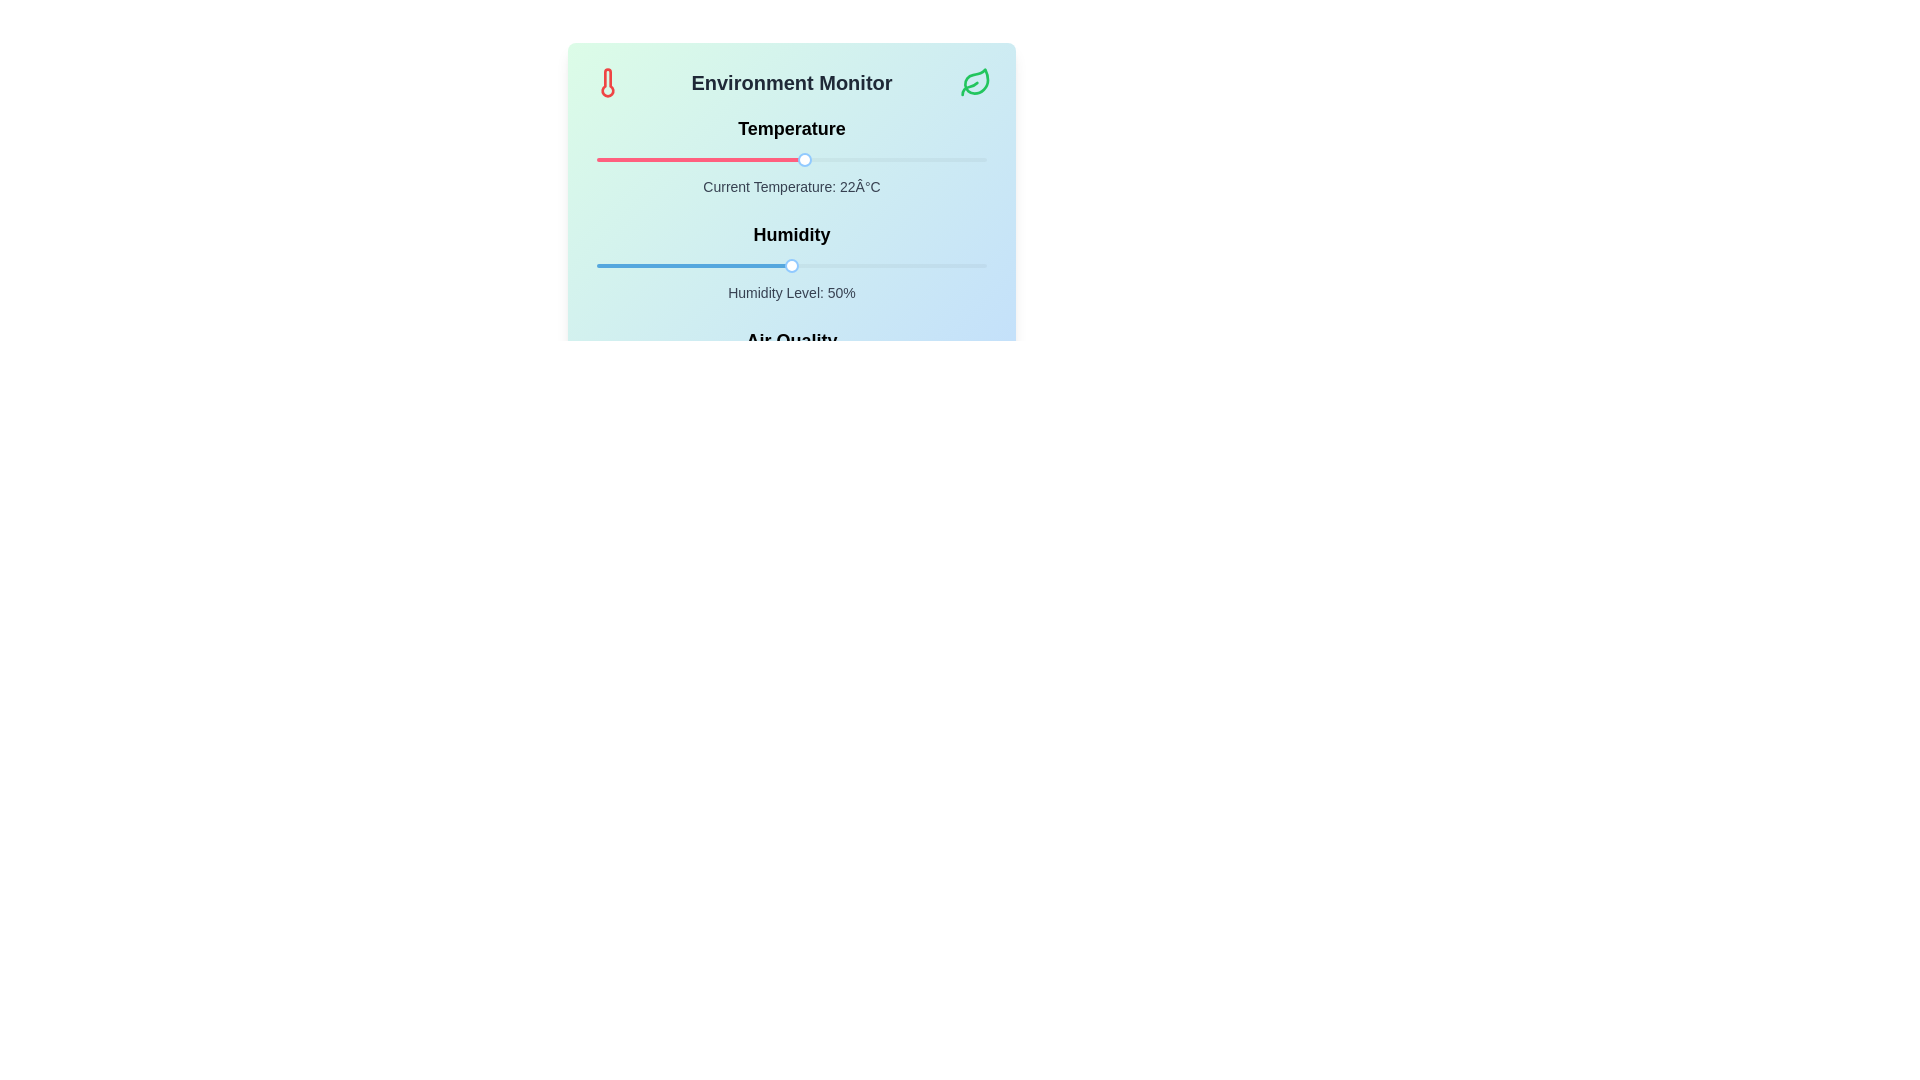 The width and height of the screenshot is (1920, 1080). Describe the element at coordinates (791, 82) in the screenshot. I see `the Header Text displaying 'Environment Monitor', which is bold, large, and centrally placed at the top of a card-like interface` at that location.